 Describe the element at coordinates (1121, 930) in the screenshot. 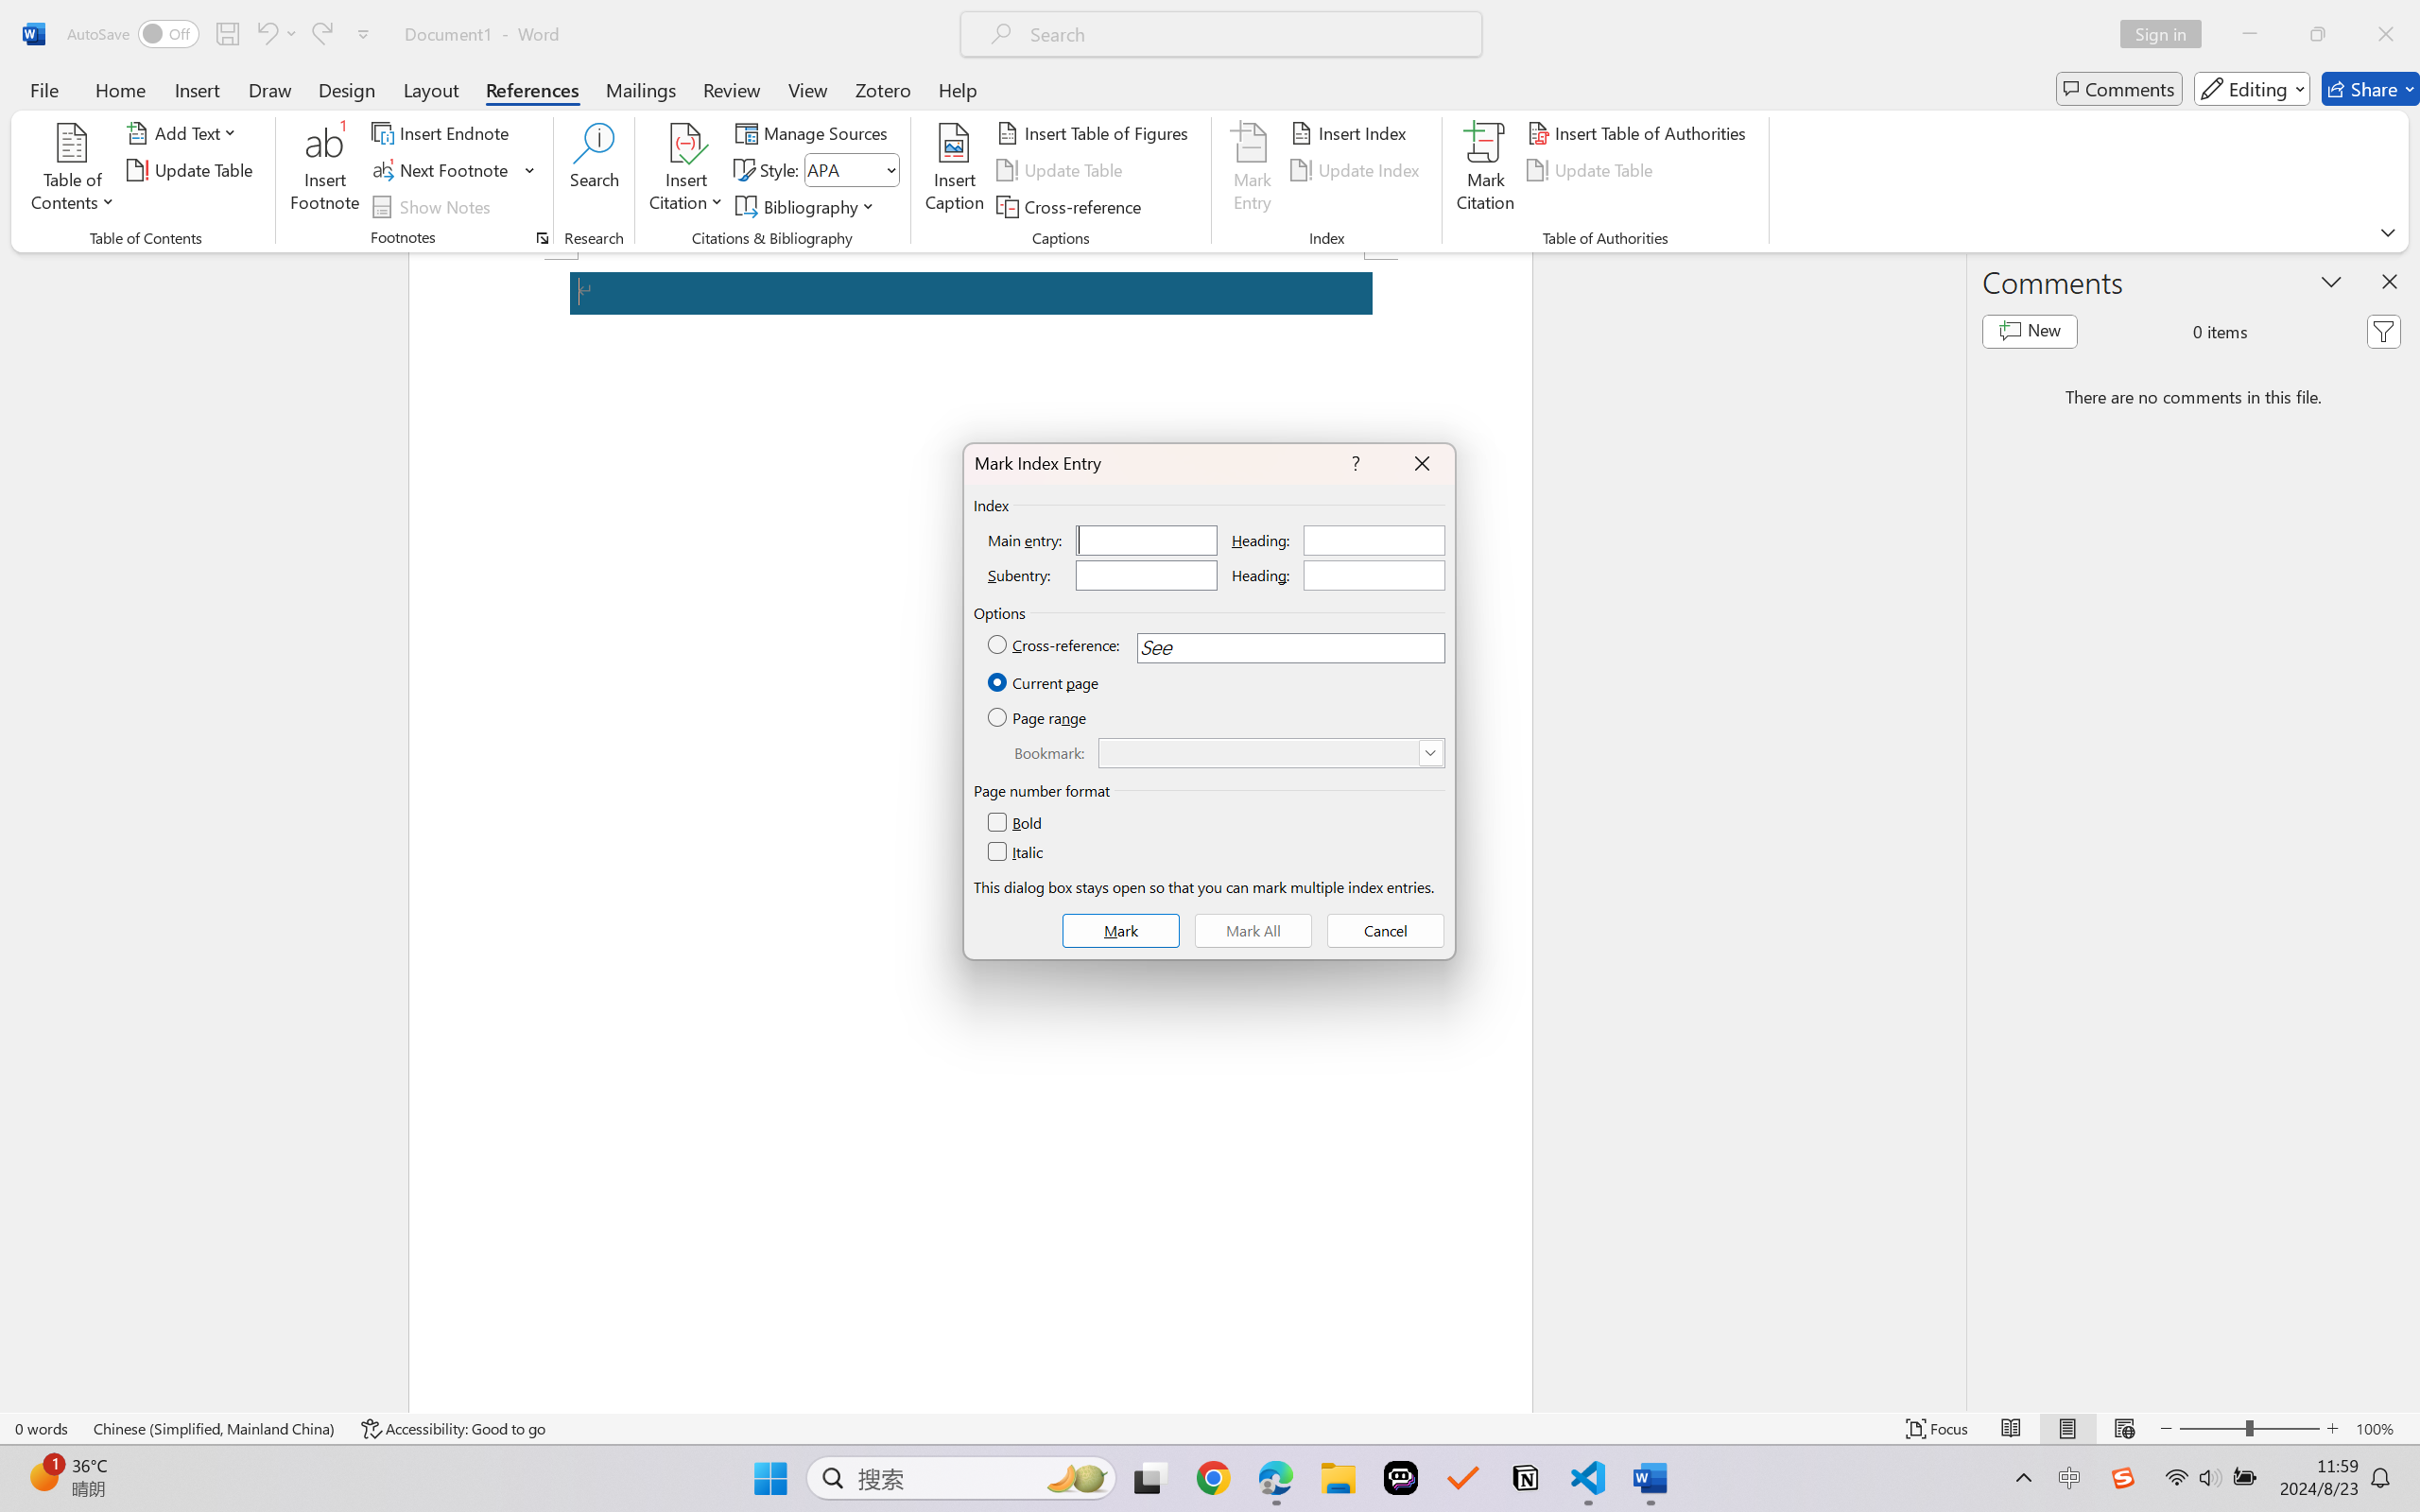

I see `'Mark'` at that location.